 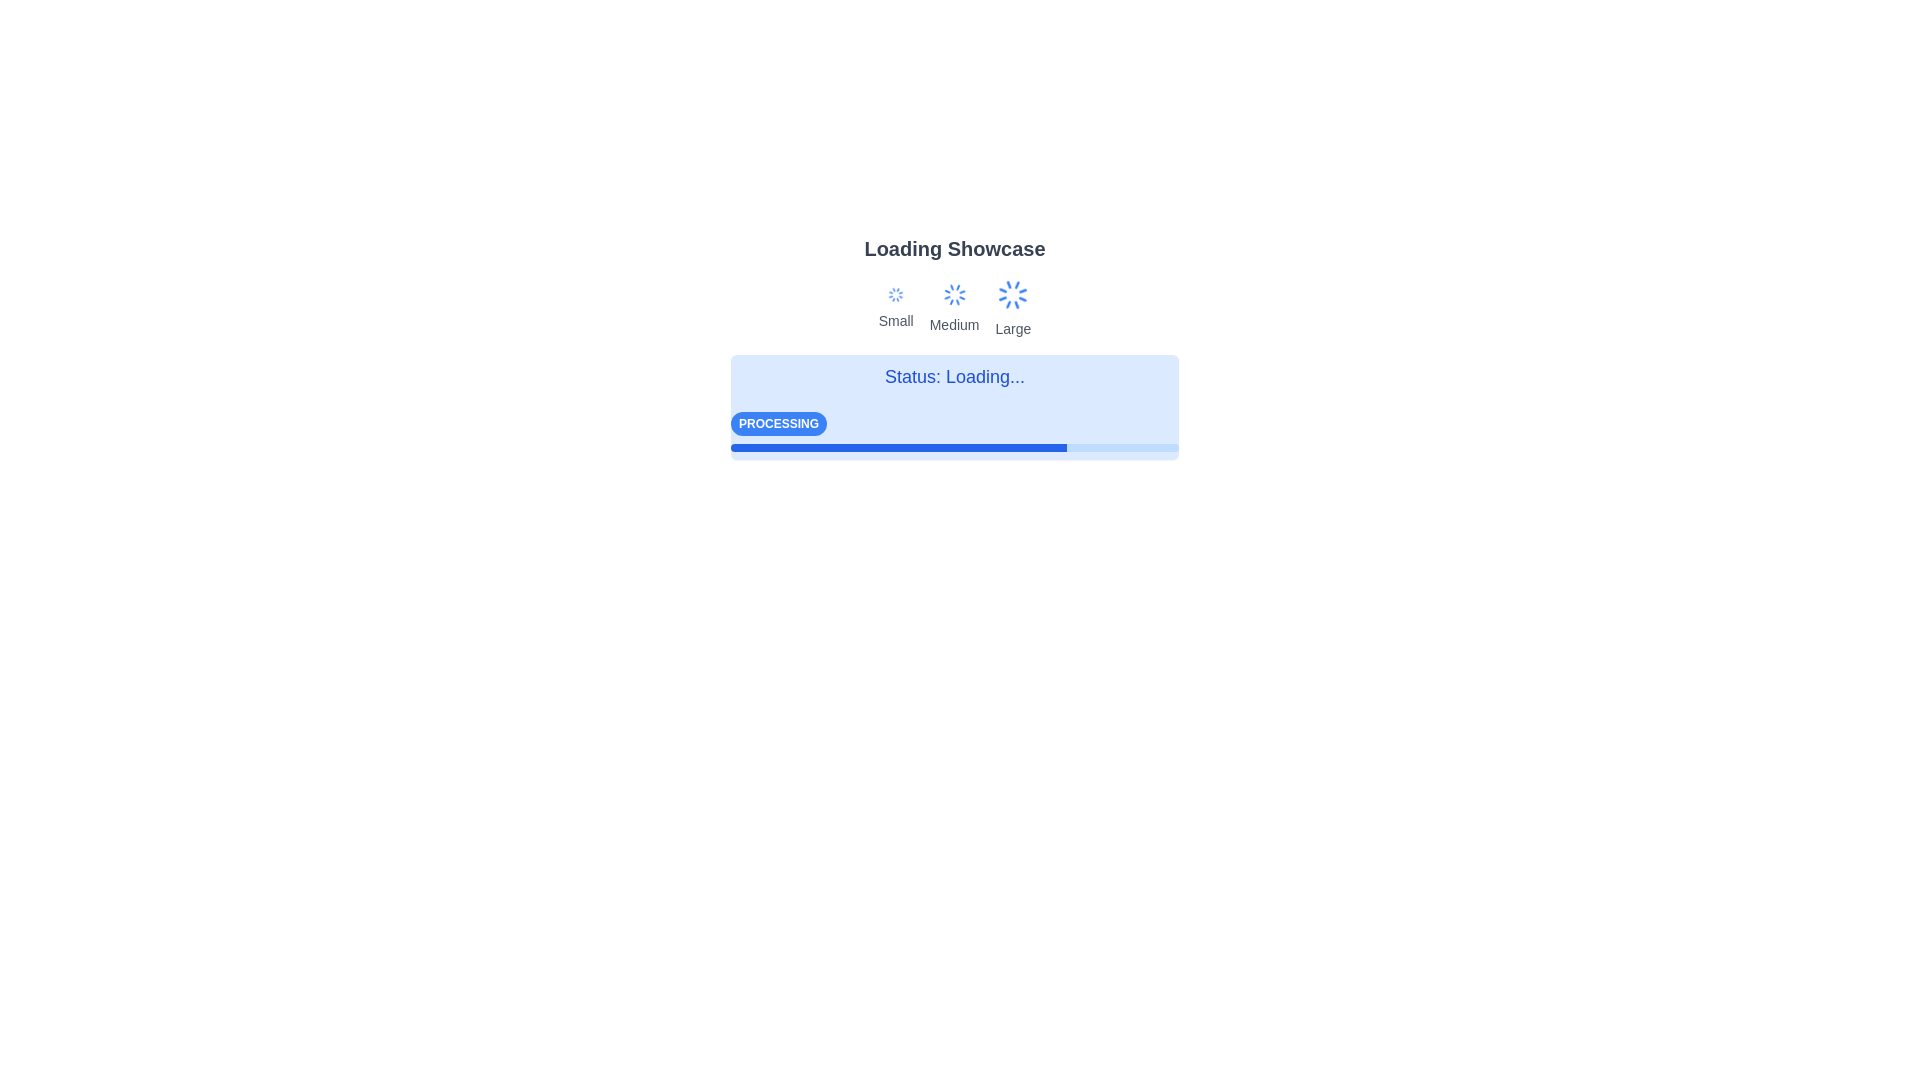 I want to click on the text label displaying the word 'Medium', which is styled with a small-size font and subdued gray color, located centrally beneath the blue rotating icon, so click(x=953, y=323).